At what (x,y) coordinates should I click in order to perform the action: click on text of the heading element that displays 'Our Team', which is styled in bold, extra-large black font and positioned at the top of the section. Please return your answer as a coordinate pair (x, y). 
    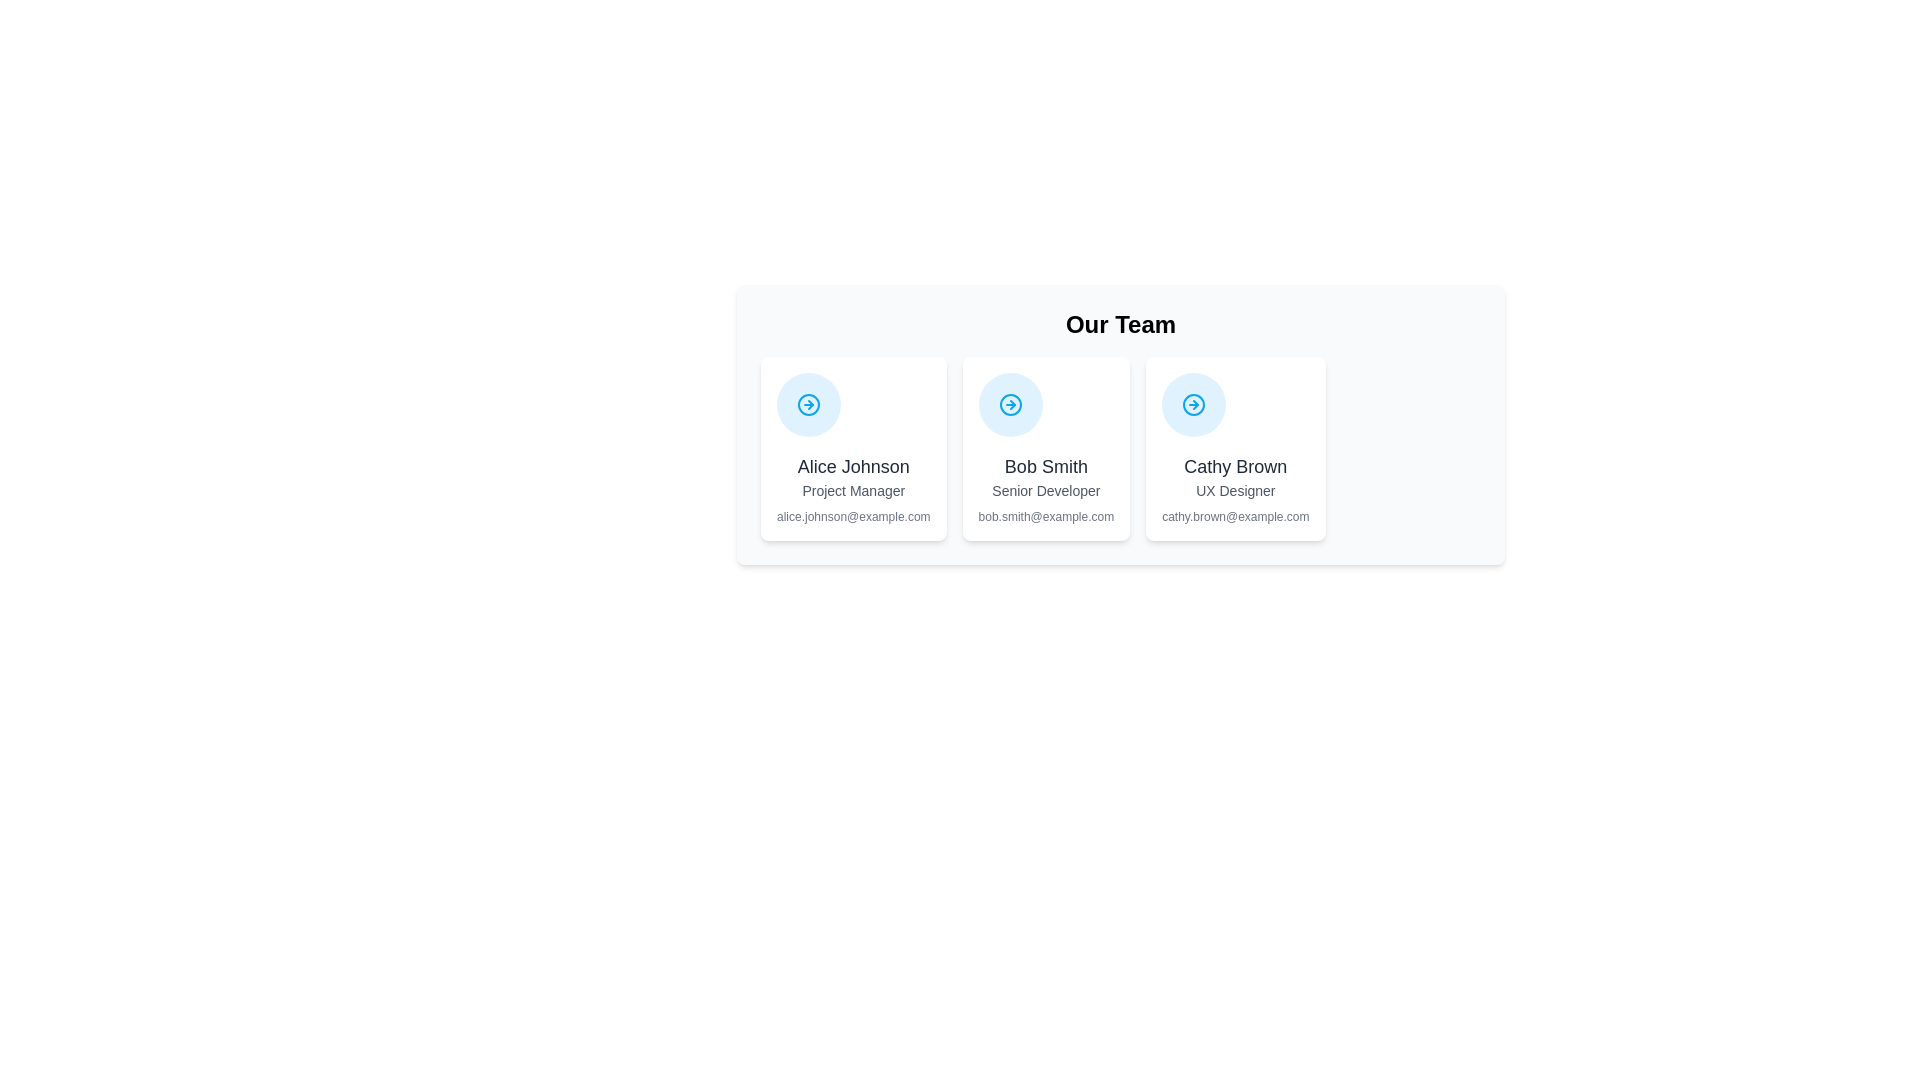
    Looking at the image, I should click on (1121, 323).